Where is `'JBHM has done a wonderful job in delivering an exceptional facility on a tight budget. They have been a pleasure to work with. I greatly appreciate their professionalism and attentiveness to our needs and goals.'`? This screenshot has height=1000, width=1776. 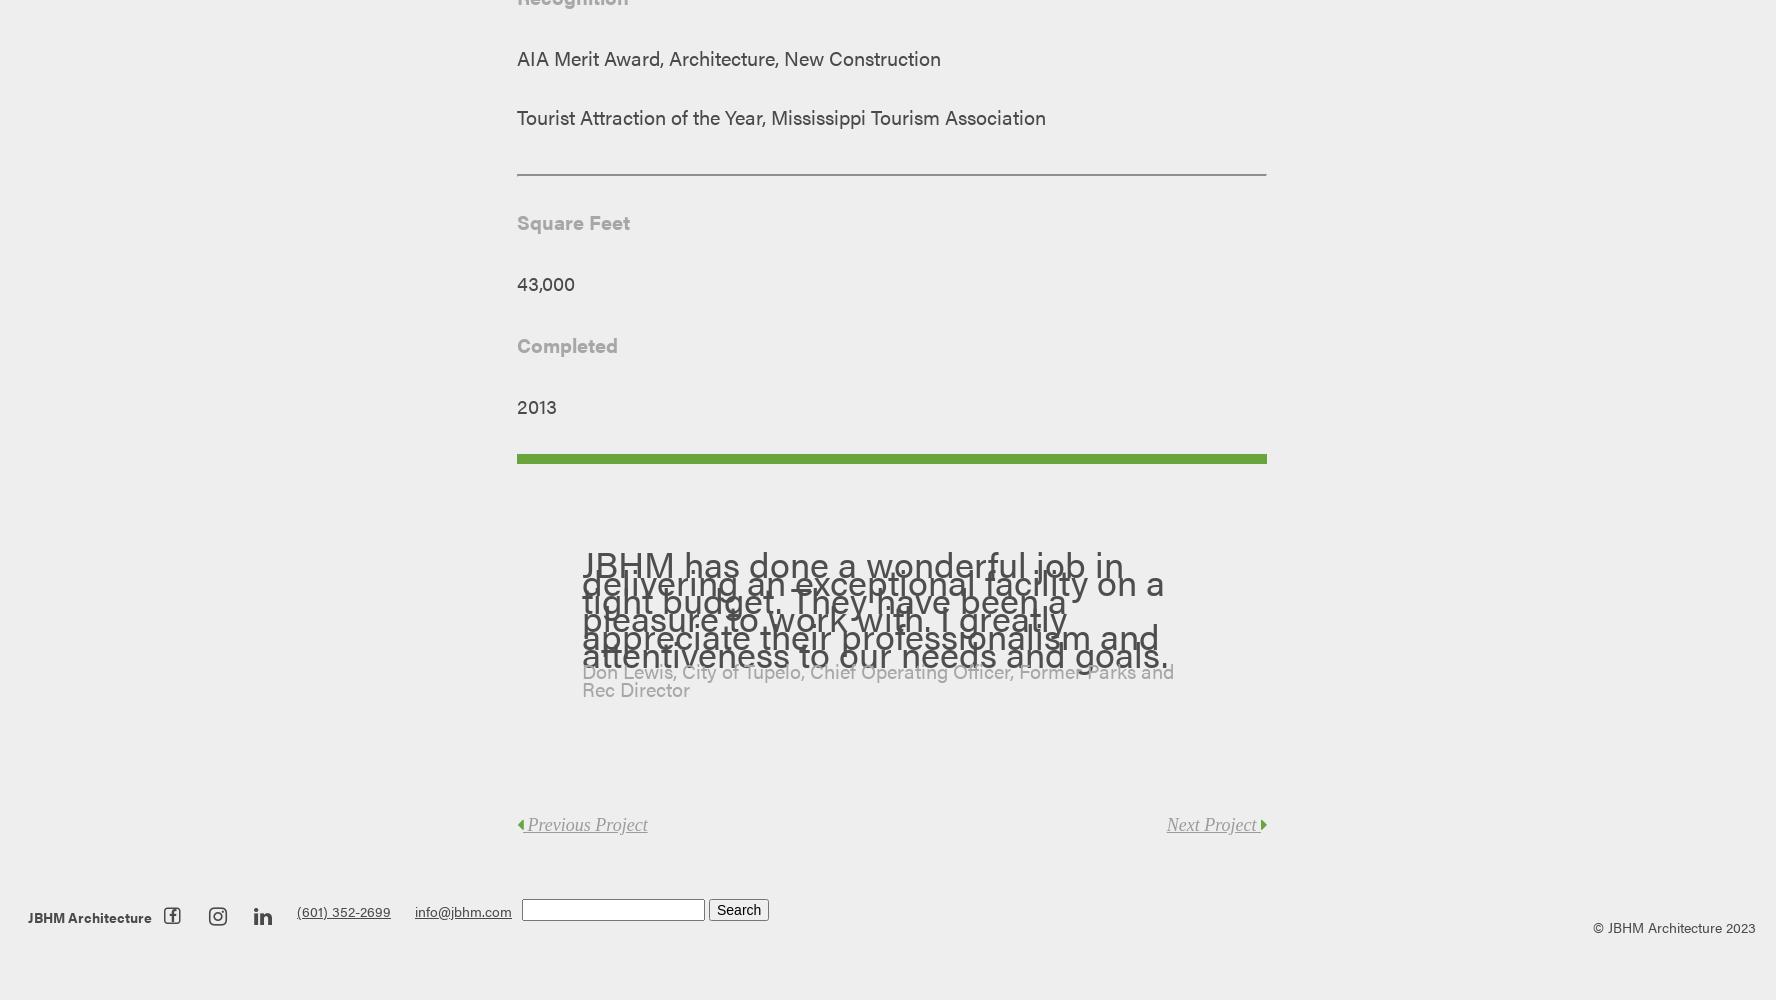 'JBHM has done a wonderful job in delivering an exceptional facility on a tight budget. They have been a pleasure to work with. I greatly appreciate their professionalism and attentiveness to our needs and goals.' is located at coordinates (581, 607).